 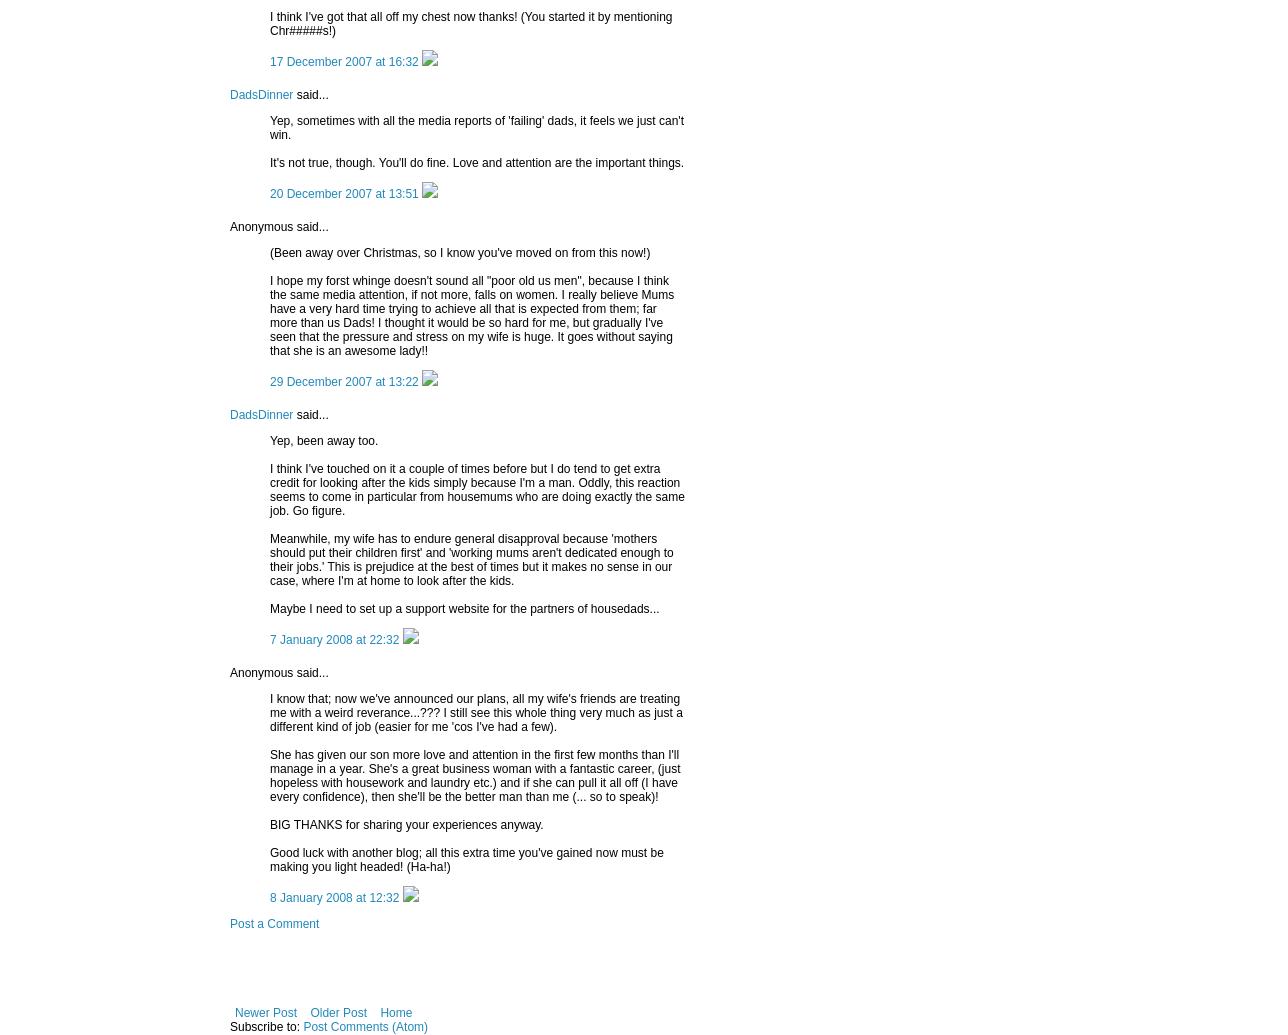 What do you see at coordinates (406, 822) in the screenshot?
I see `'BIG THANKS for sharing your experiences anyway.'` at bounding box center [406, 822].